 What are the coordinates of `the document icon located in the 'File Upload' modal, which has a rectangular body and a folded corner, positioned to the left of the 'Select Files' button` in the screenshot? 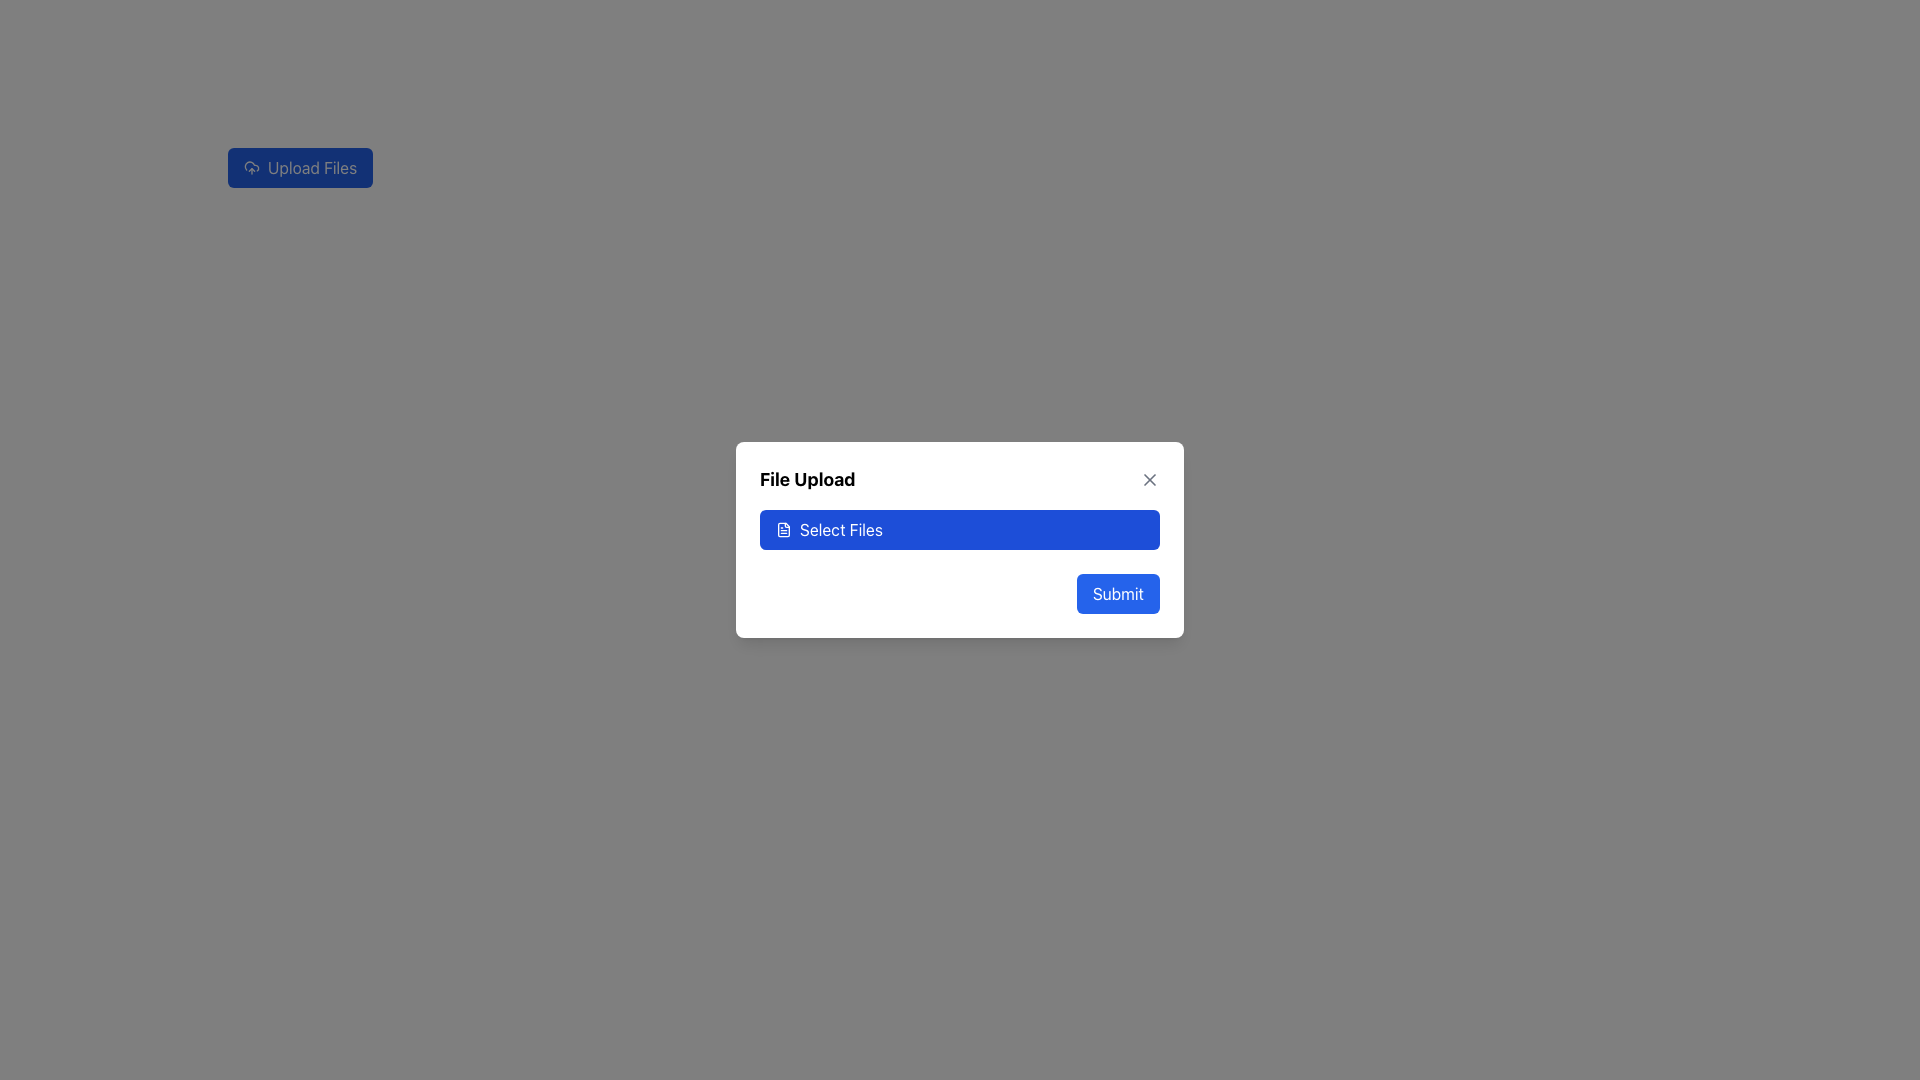 It's located at (782, 528).